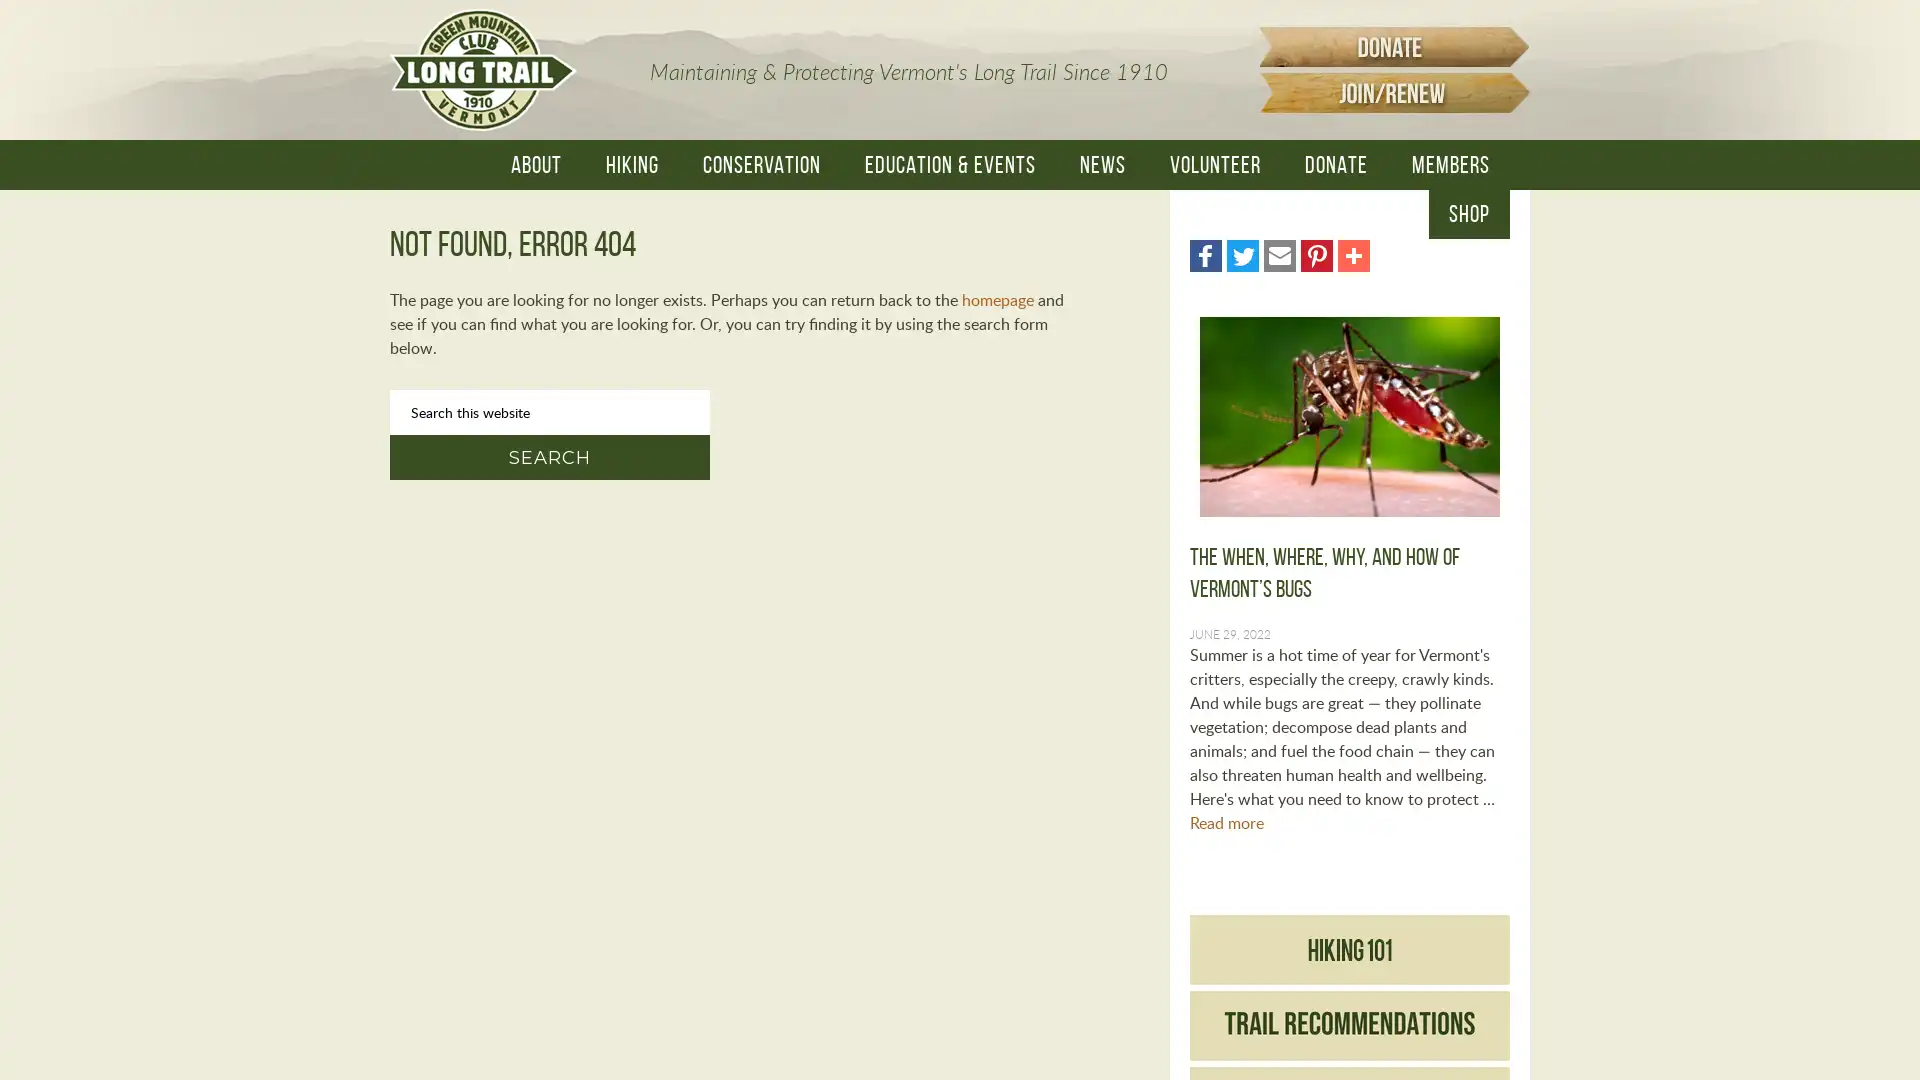  I want to click on Search, so click(550, 457).